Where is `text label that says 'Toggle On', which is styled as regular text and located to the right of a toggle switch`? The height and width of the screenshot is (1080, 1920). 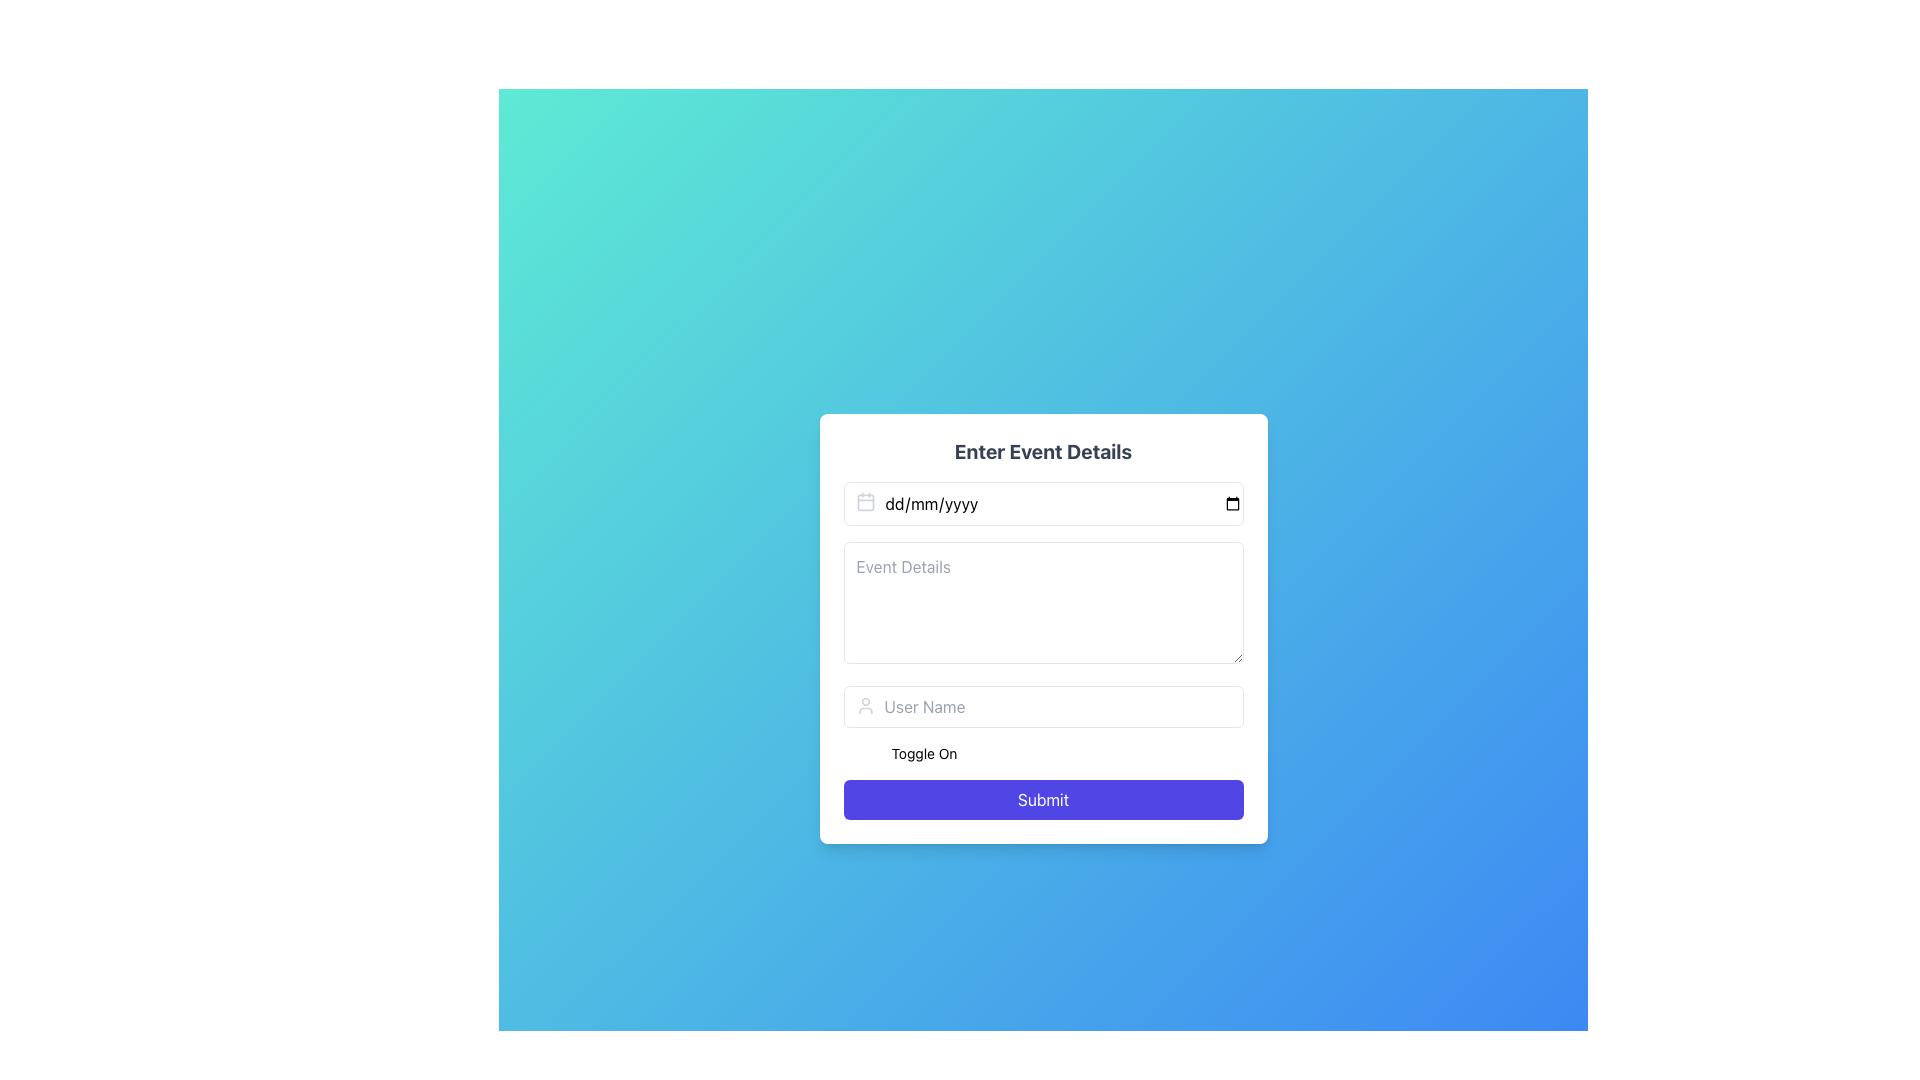 text label that says 'Toggle On', which is styled as regular text and located to the right of a toggle switch is located at coordinates (923, 753).